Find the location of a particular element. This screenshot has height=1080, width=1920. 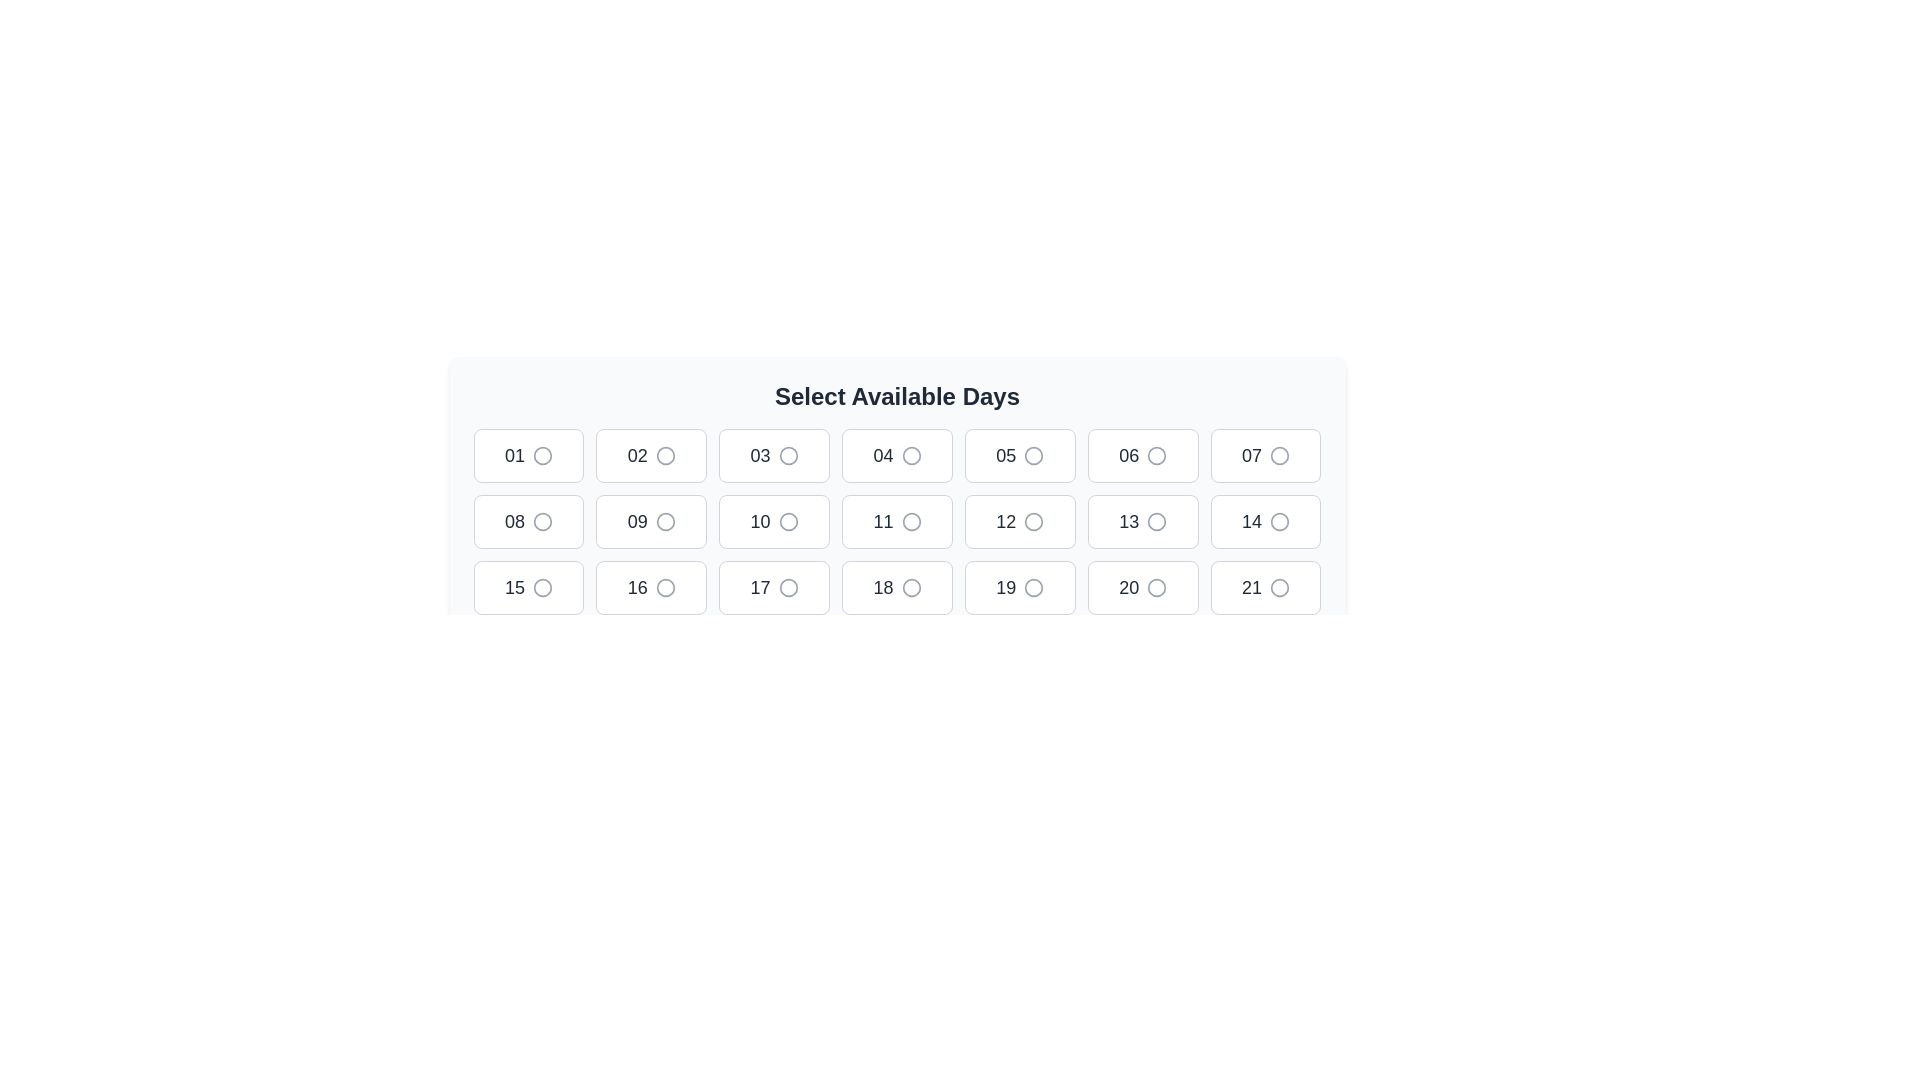

the 'Select Available Days' text label is located at coordinates (896, 397).